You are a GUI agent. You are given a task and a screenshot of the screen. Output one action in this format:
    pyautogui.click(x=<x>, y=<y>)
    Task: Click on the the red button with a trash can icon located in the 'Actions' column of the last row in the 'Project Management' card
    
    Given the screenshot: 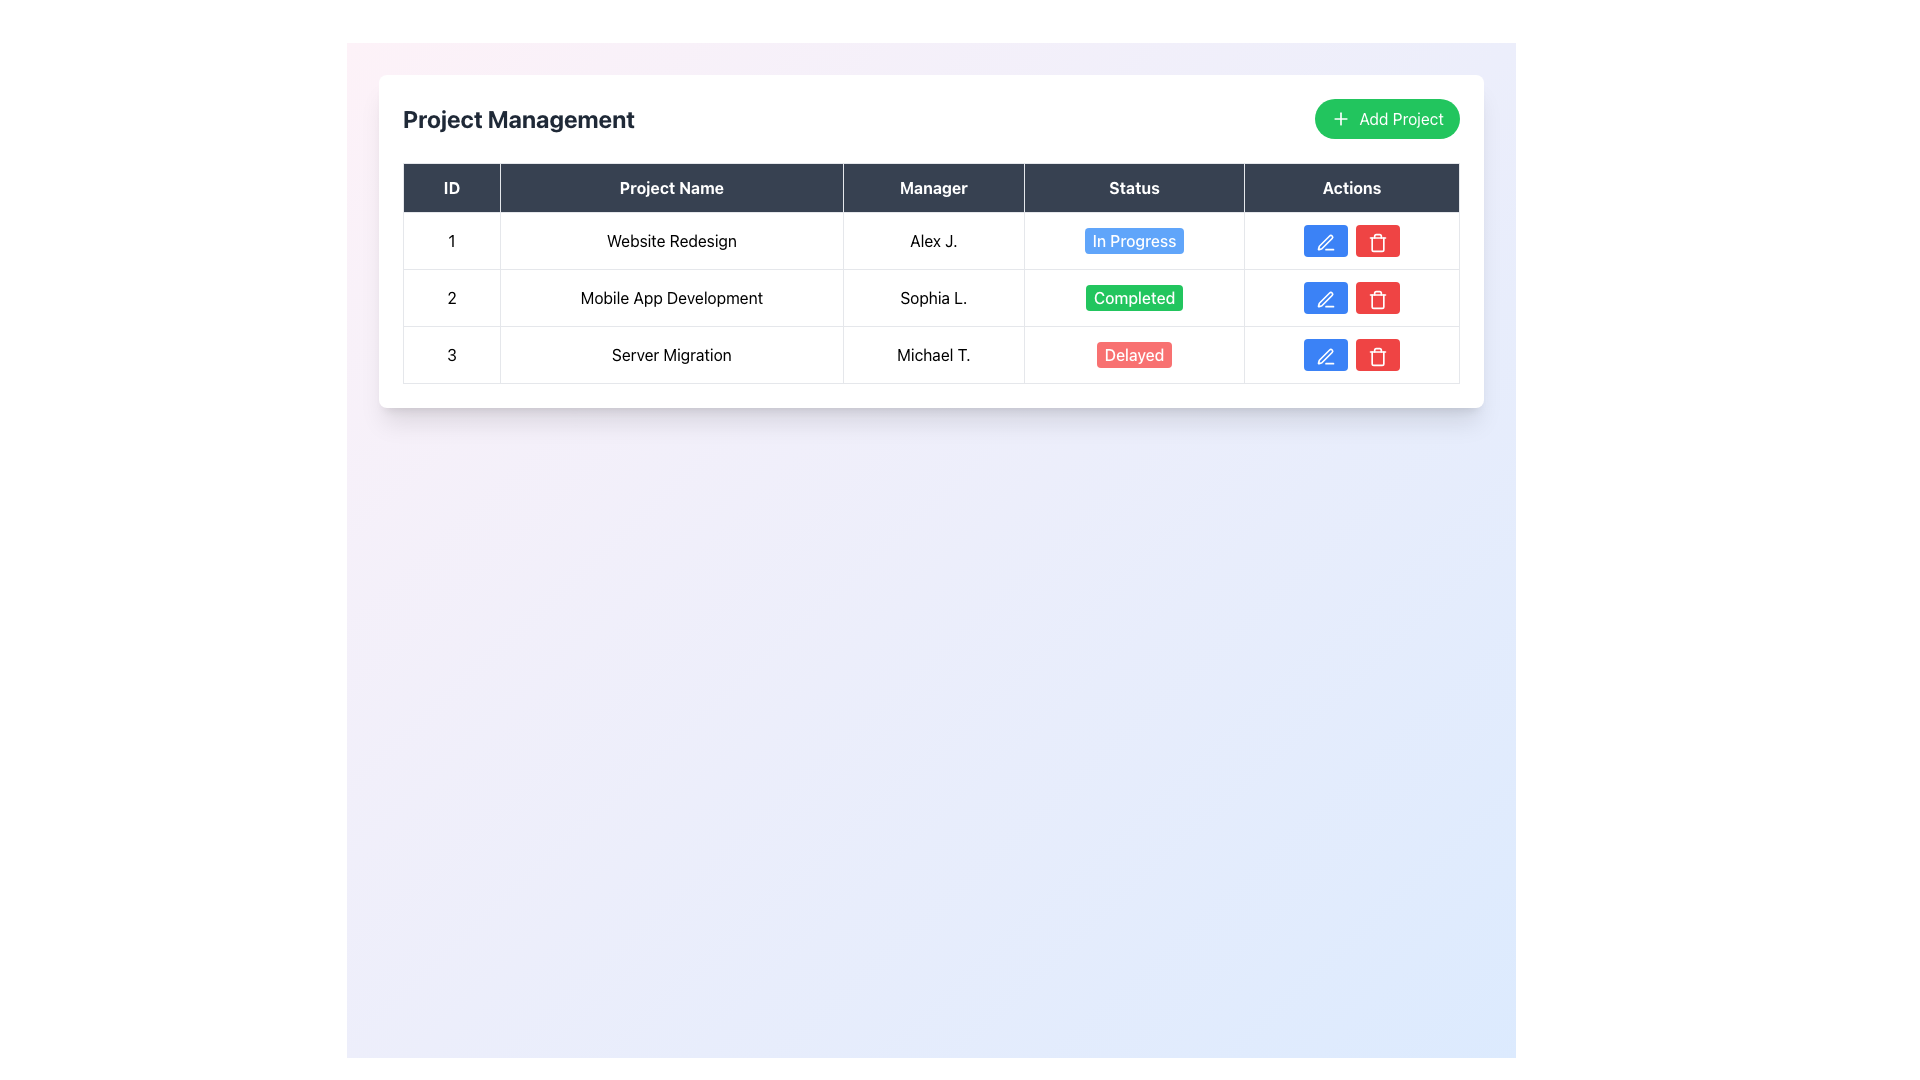 What is the action you would take?
    pyautogui.click(x=1376, y=239)
    